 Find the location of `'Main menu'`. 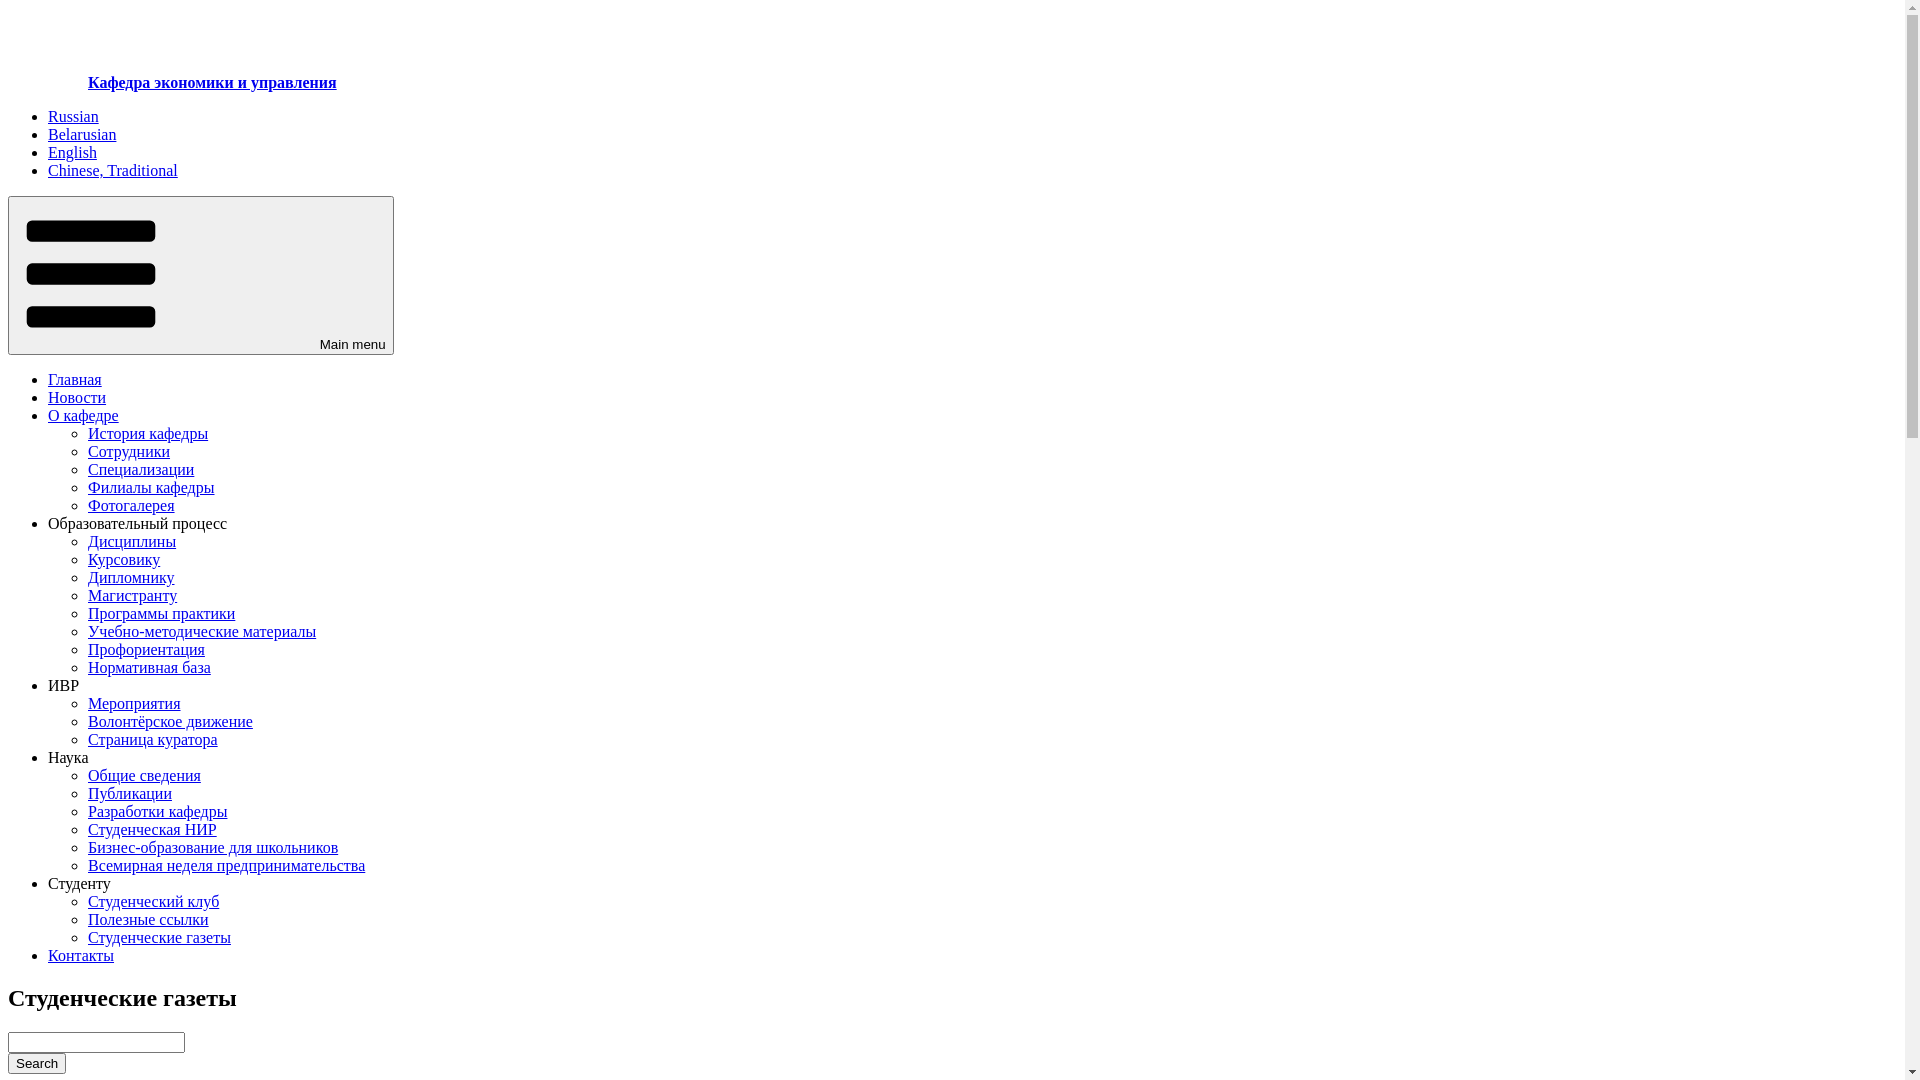

'Main menu' is located at coordinates (8, 275).